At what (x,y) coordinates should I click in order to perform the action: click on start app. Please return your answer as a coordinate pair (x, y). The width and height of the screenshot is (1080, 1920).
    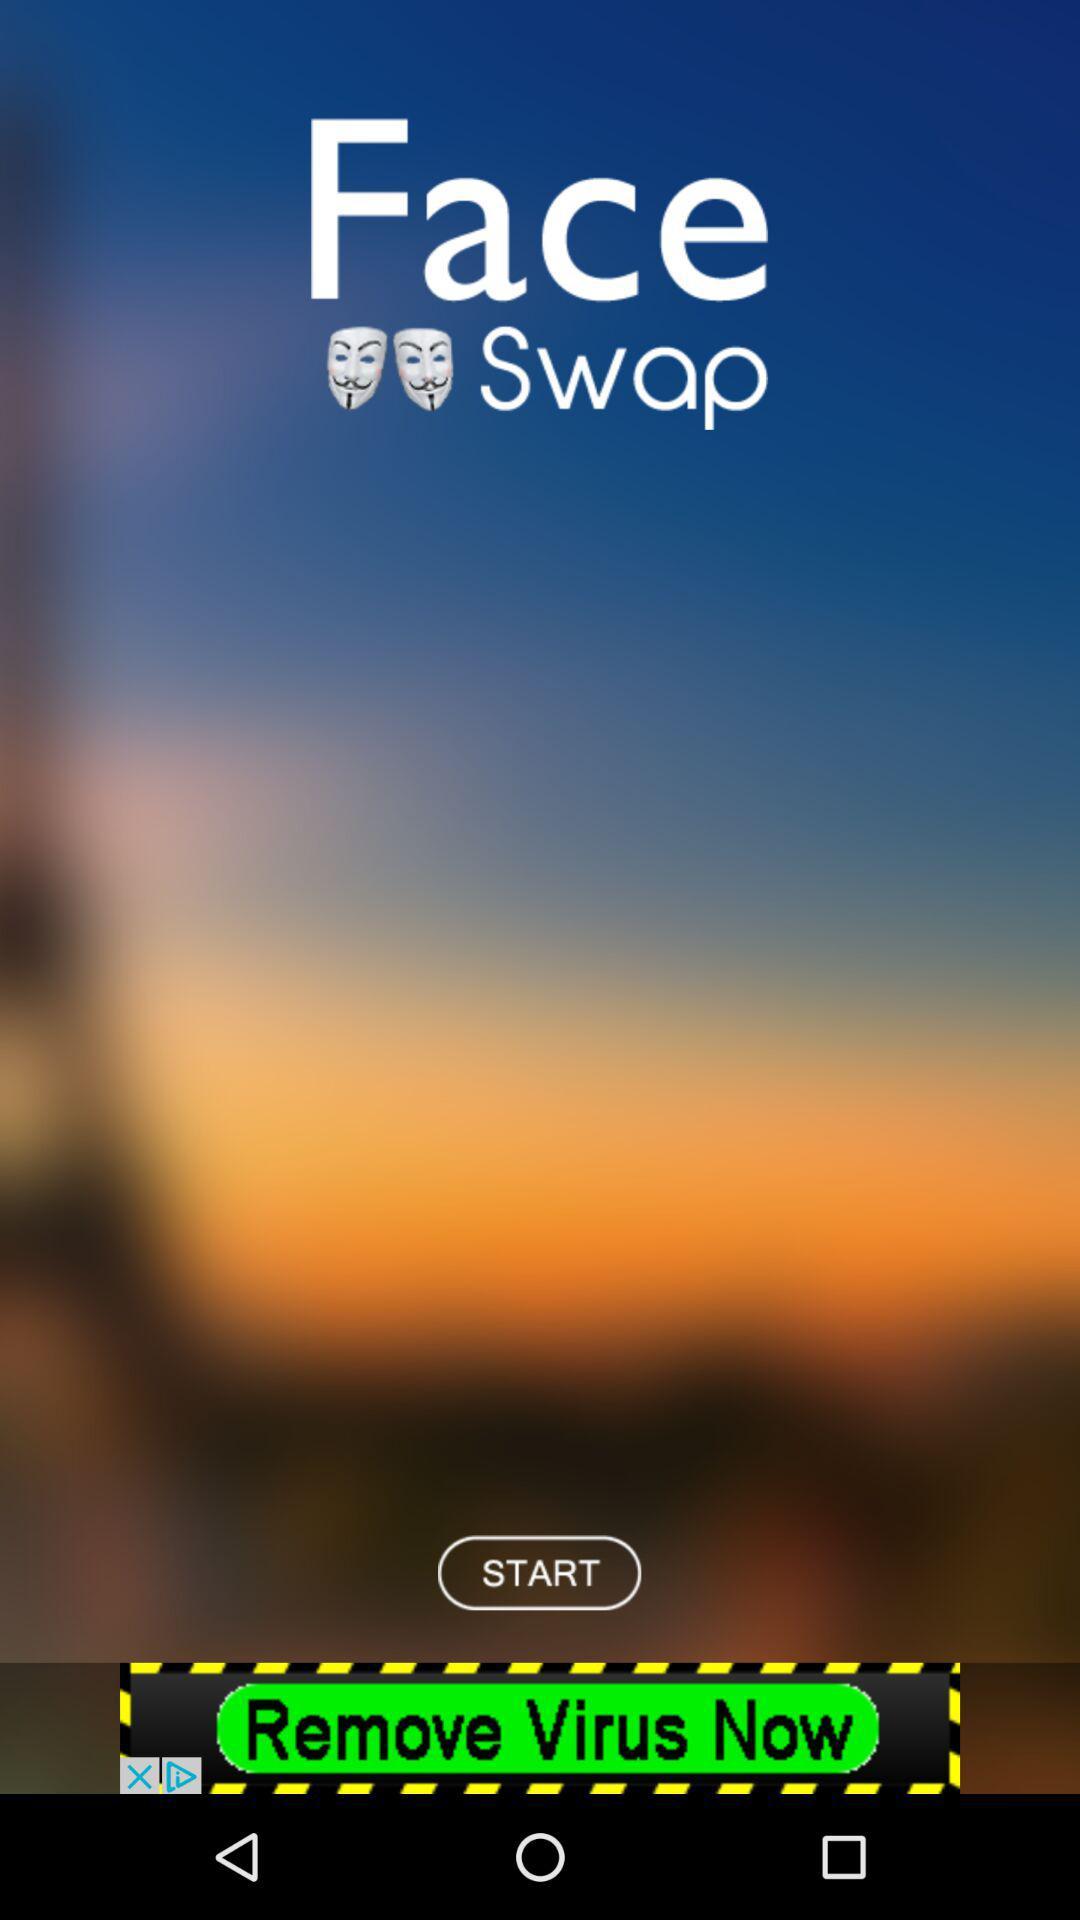
    Looking at the image, I should click on (538, 1571).